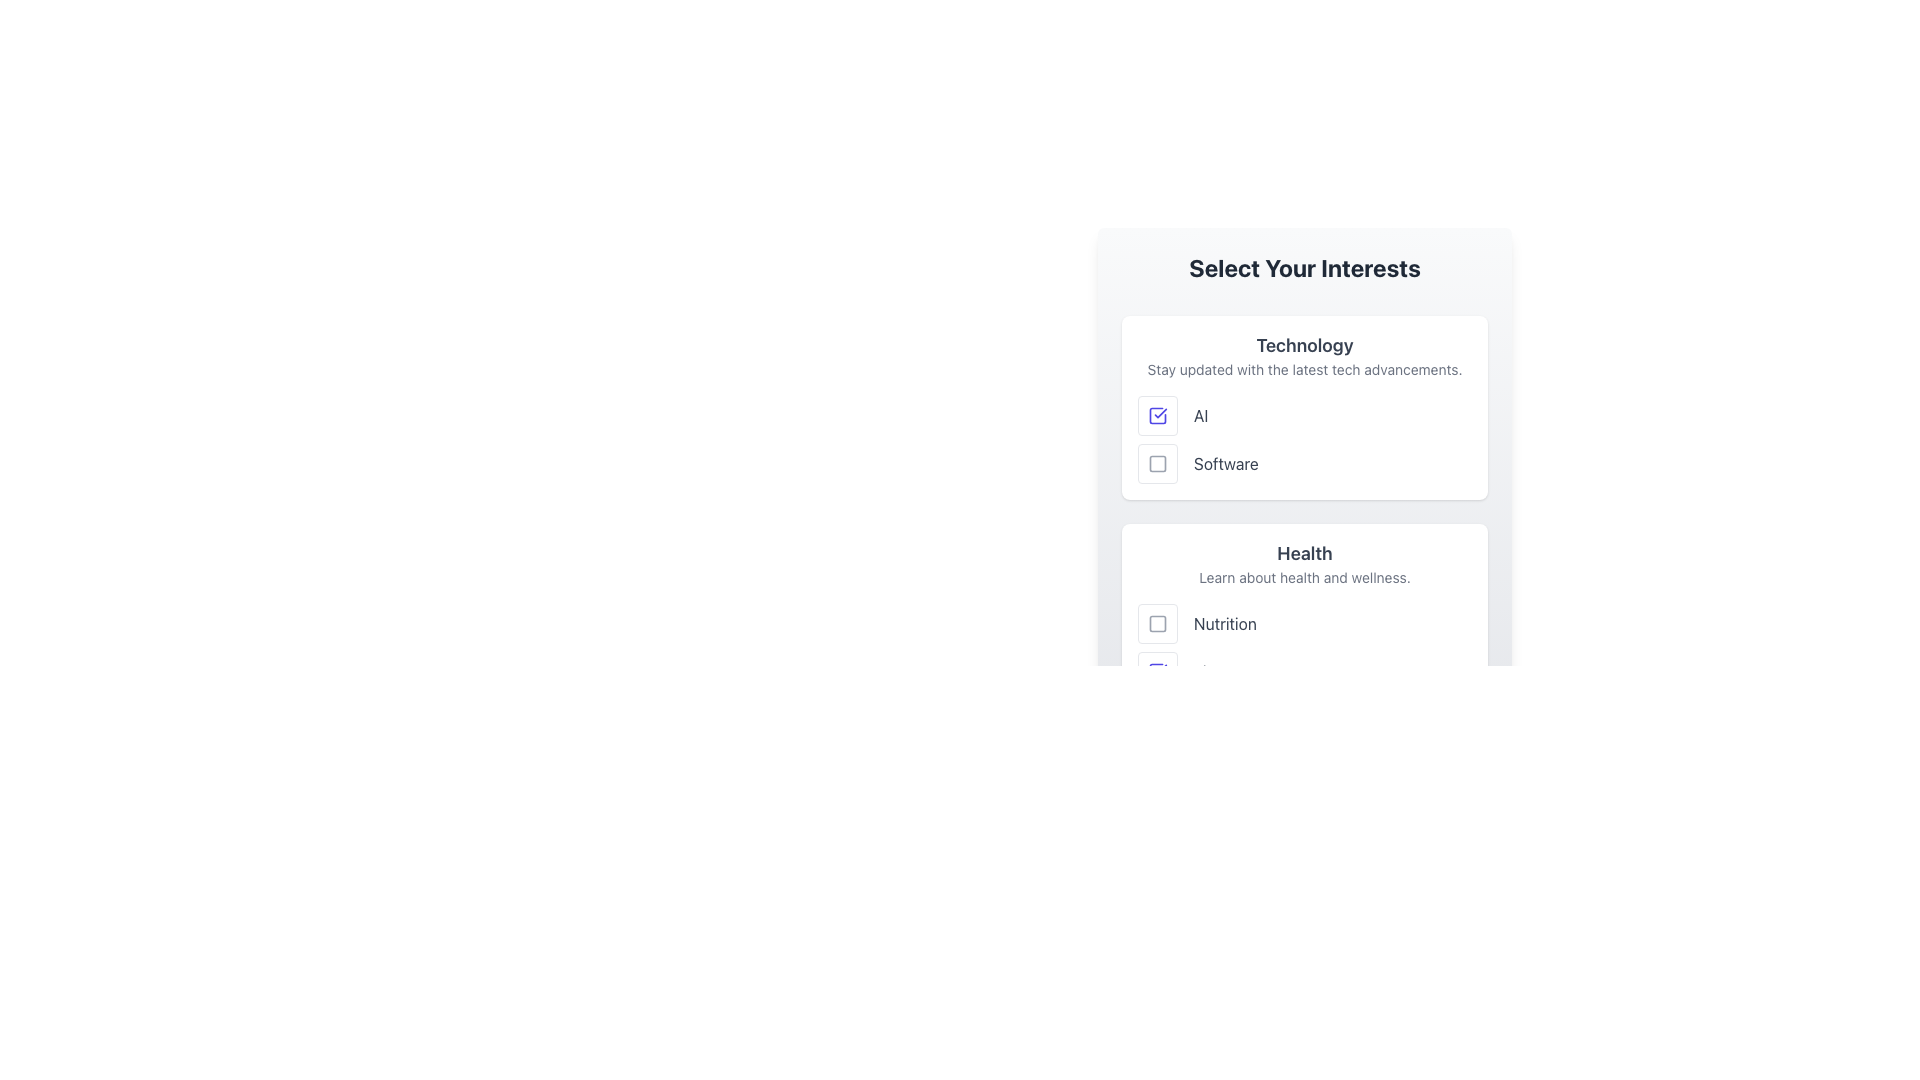  I want to click on the checkbox located to the left of the text labeled 'AI' in the 'Technology' interest selection section, so click(1157, 415).